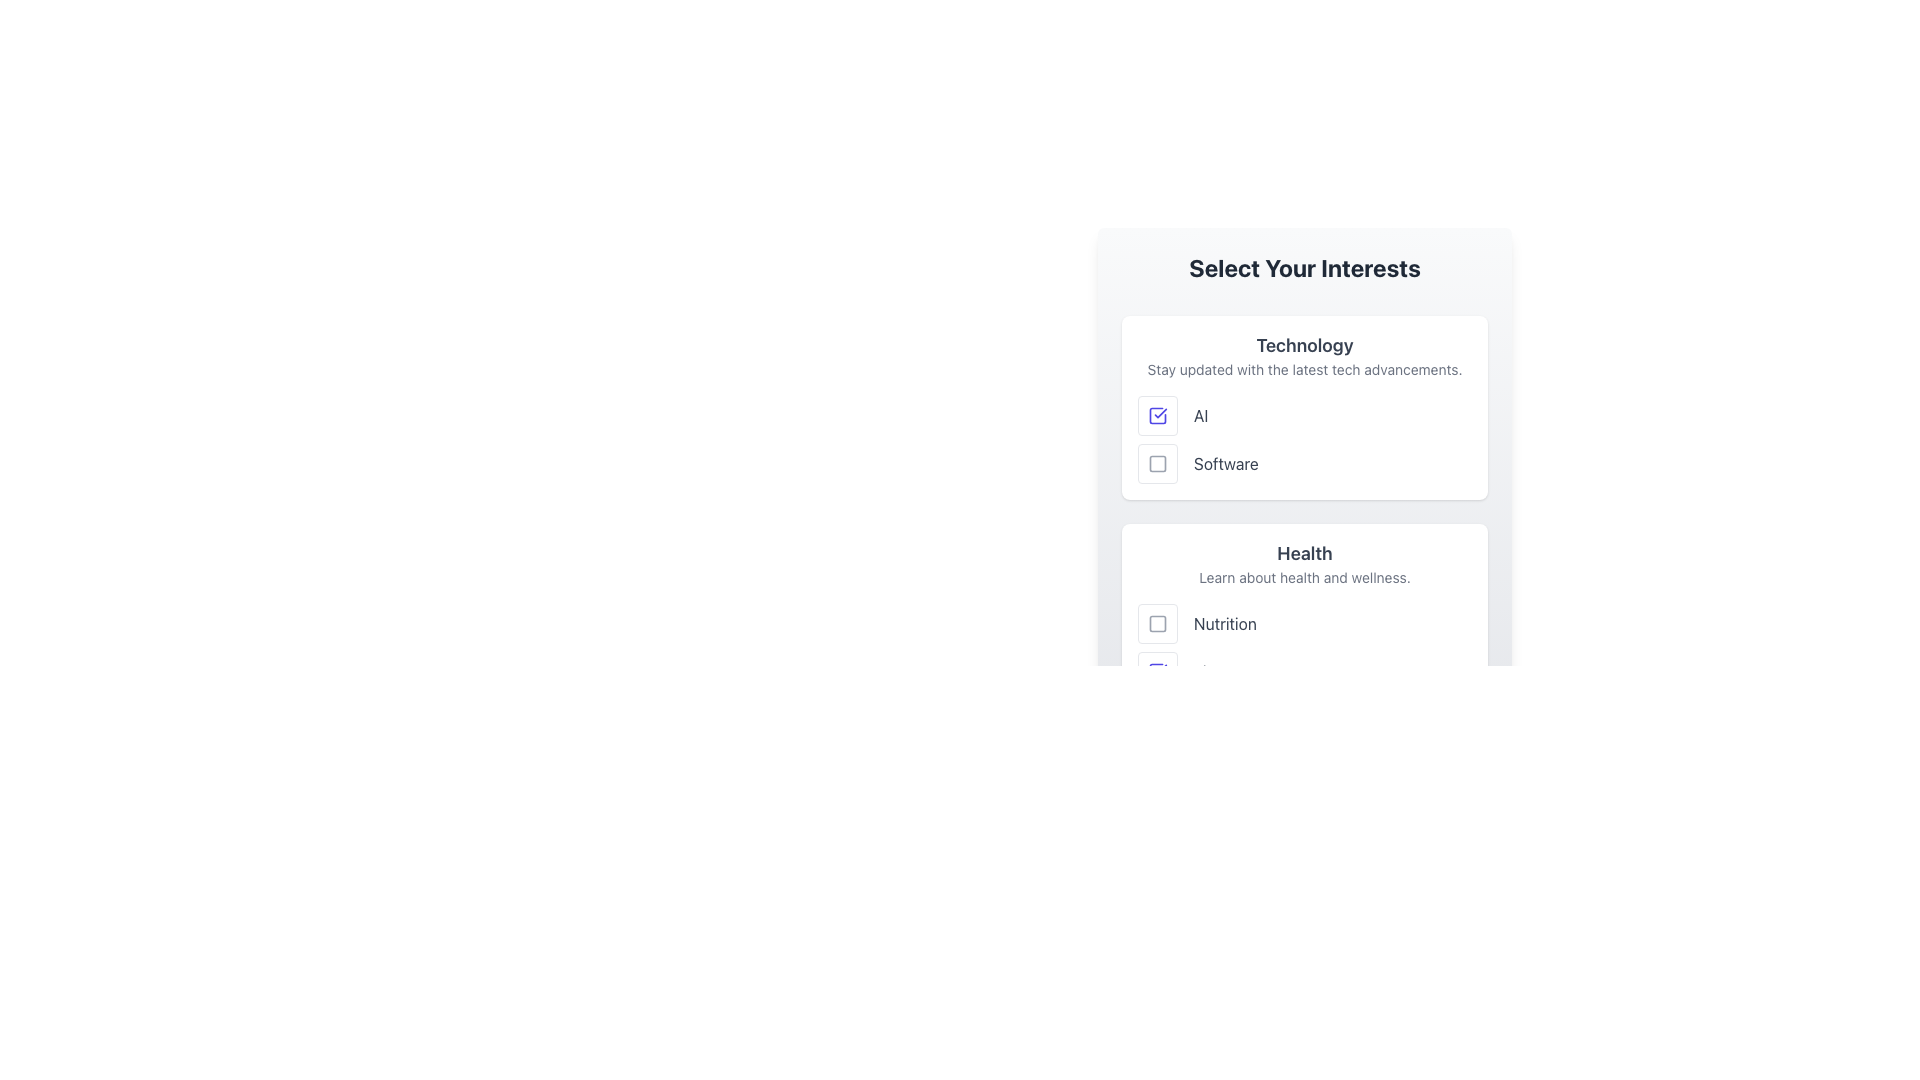  I want to click on the checkbox located to the left of the text labeled 'AI' in the 'Technology' interest selection section, so click(1157, 415).